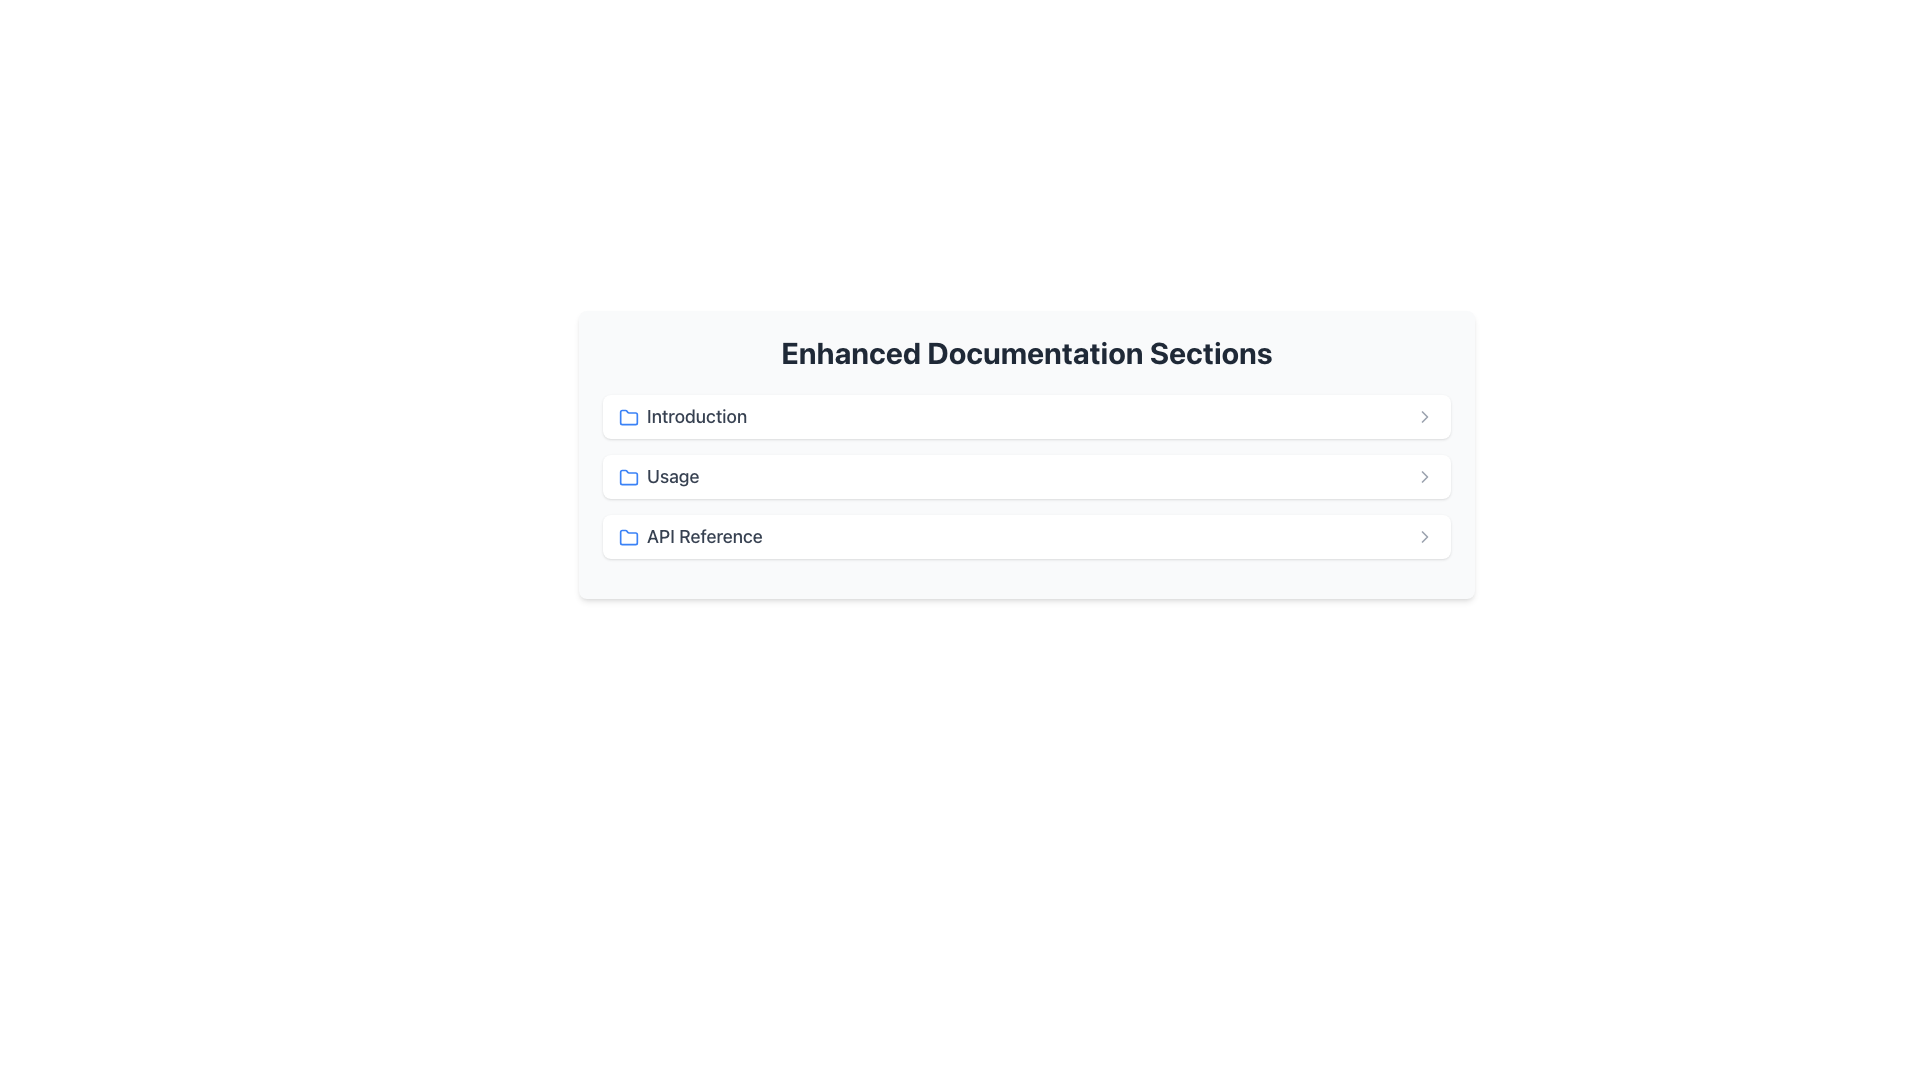  What do you see at coordinates (1027, 415) in the screenshot?
I see `the first List Item in the documentation navigation, which leads to the 'Introduction' section` at bounding box center [1027, 415].